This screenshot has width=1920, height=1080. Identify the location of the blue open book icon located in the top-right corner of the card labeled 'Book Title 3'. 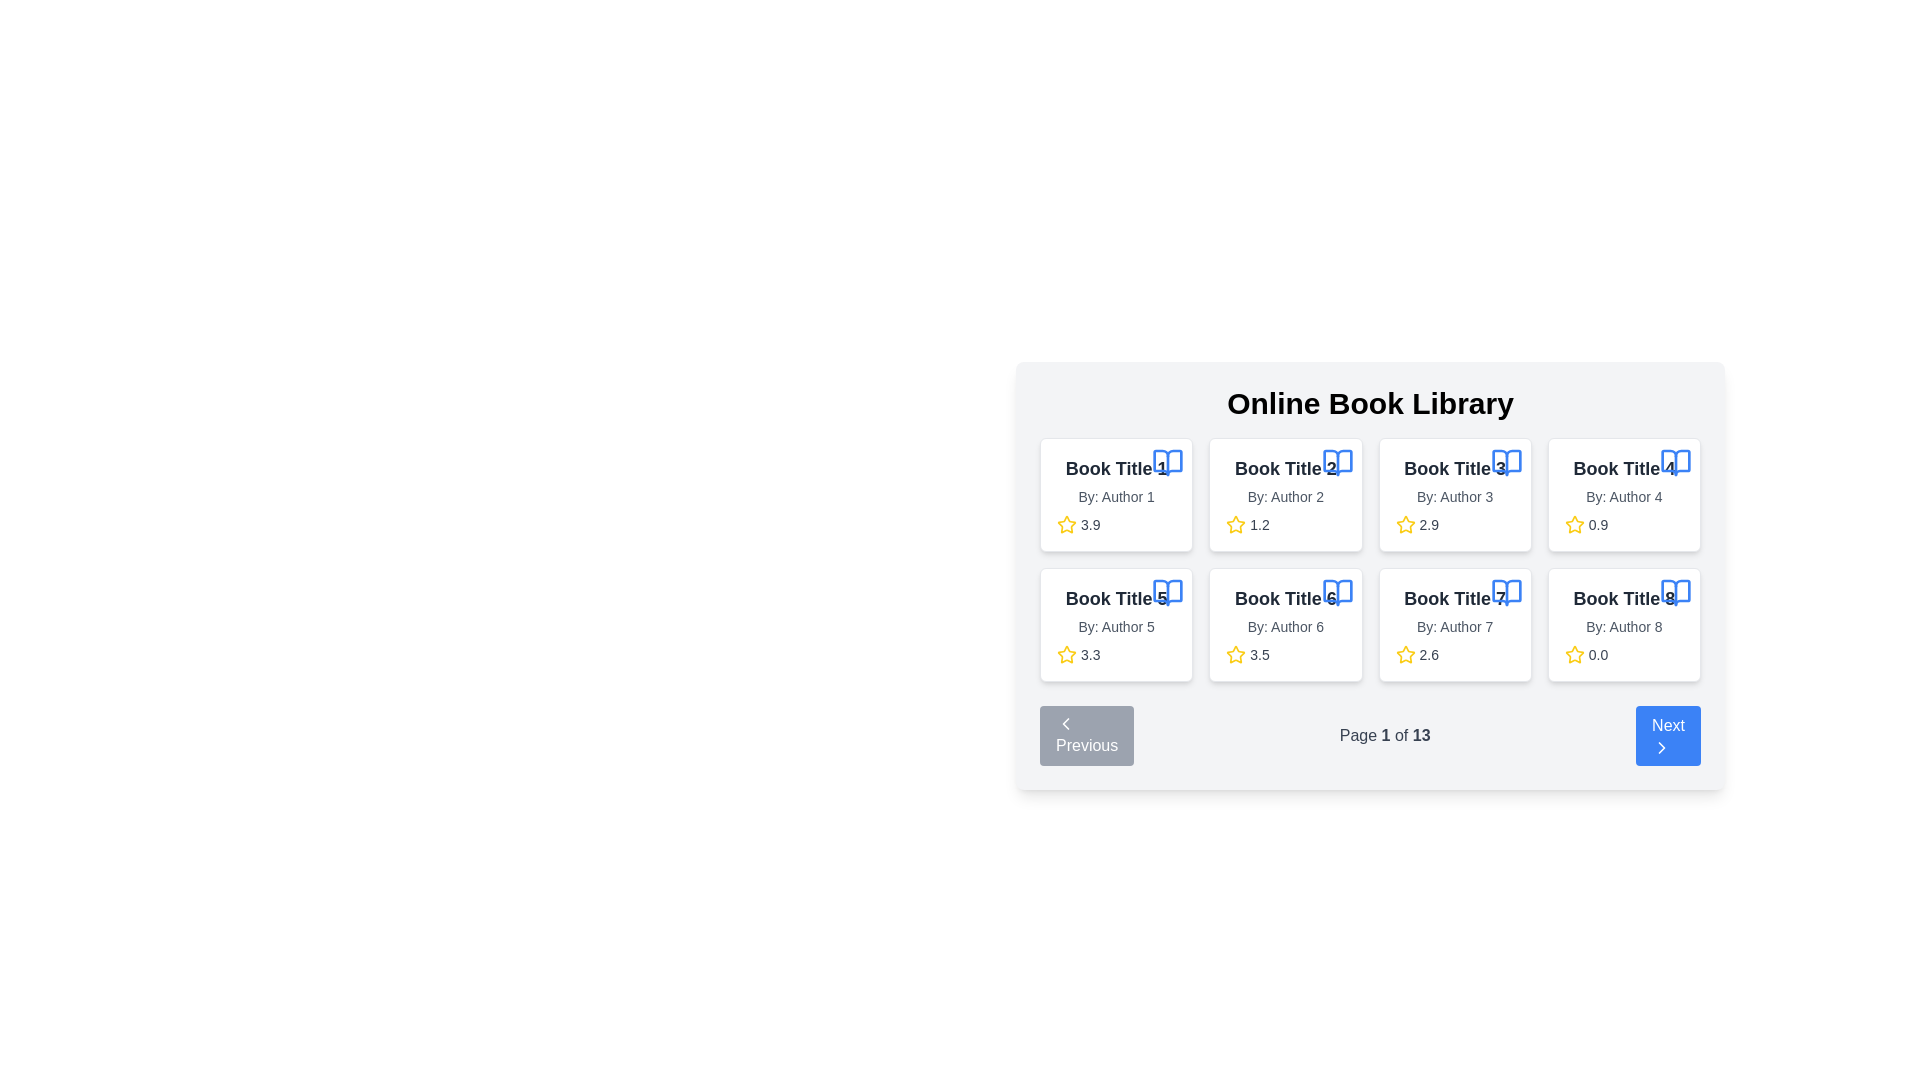
(1506, 462).